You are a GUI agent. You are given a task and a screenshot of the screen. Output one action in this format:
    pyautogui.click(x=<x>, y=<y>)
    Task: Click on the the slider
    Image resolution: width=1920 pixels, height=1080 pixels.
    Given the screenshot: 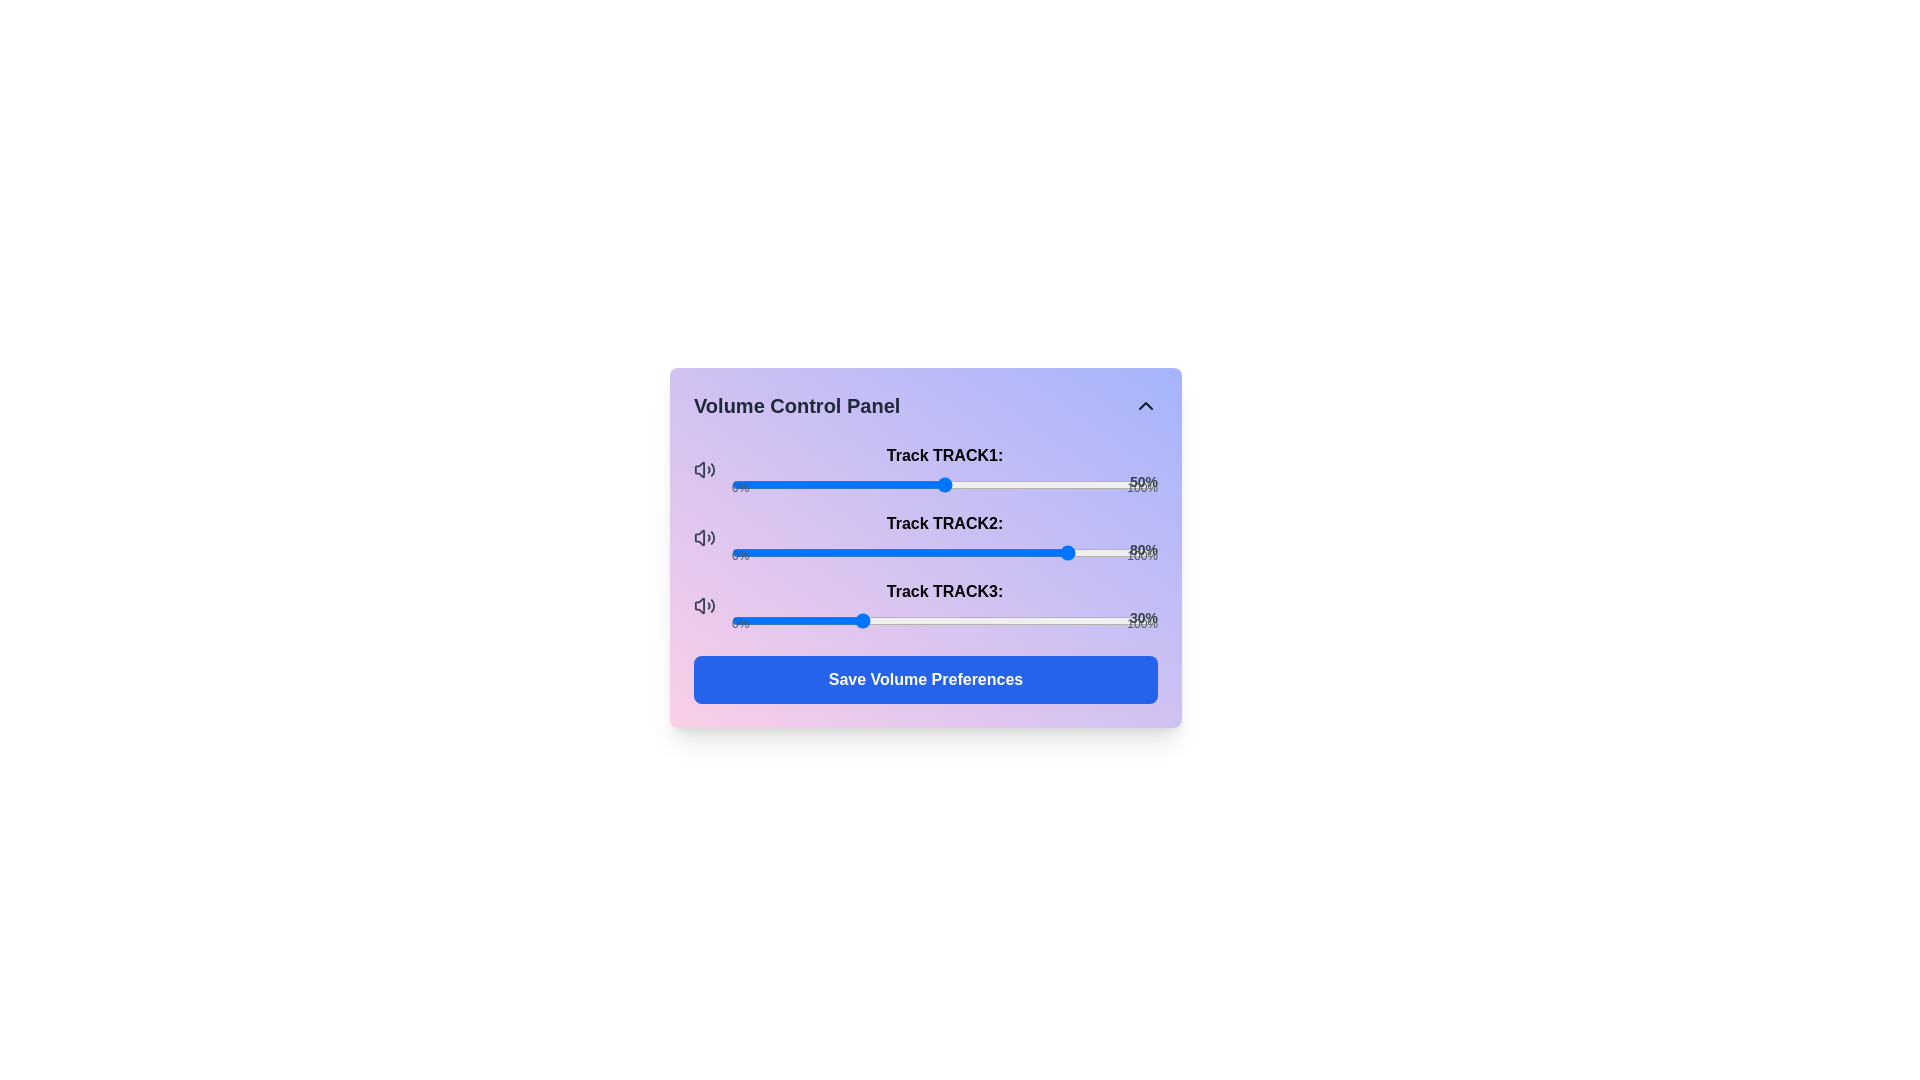 What is the action you would take?
    pyautogui.click(x=991, y=485)
    